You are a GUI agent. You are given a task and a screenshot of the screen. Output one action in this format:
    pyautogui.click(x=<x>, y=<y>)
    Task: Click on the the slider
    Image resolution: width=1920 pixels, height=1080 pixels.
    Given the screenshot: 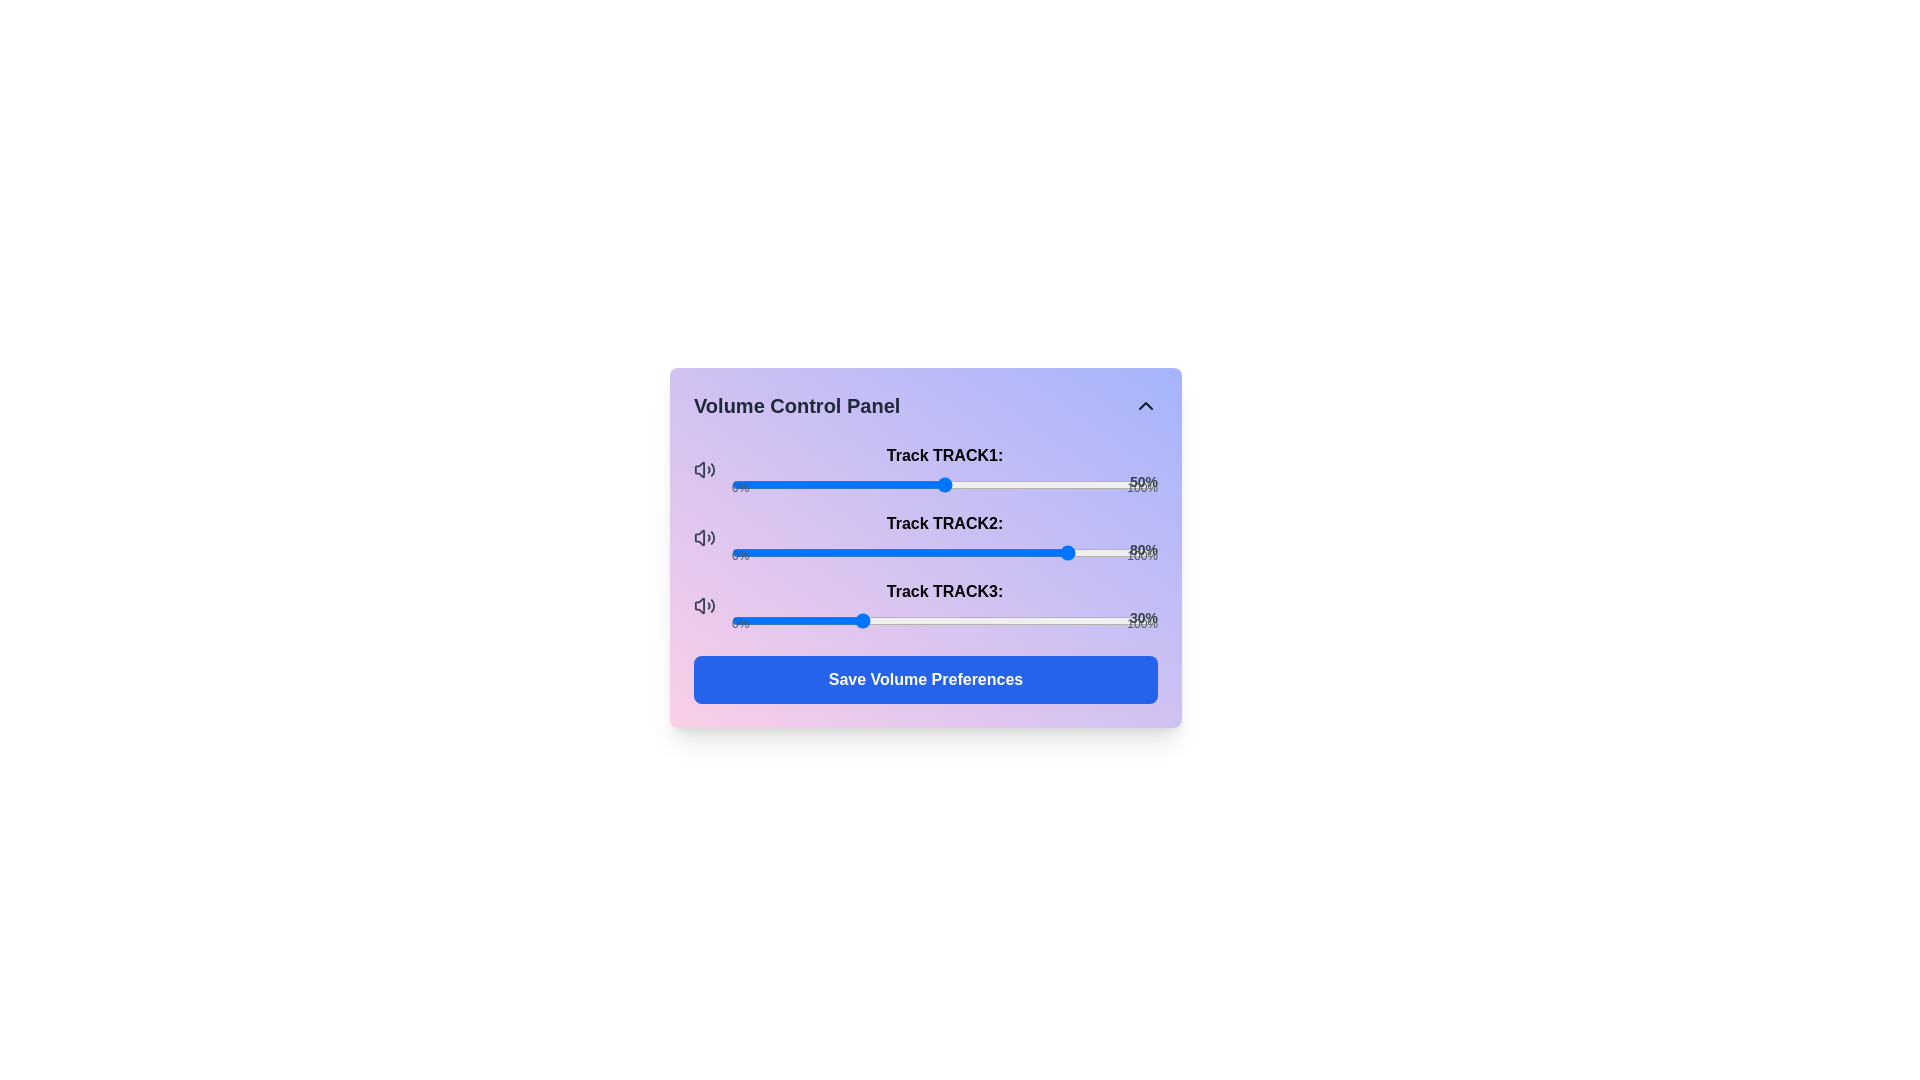 What is the action you would take?
    pyautogui.click(x=991, y=485)
    